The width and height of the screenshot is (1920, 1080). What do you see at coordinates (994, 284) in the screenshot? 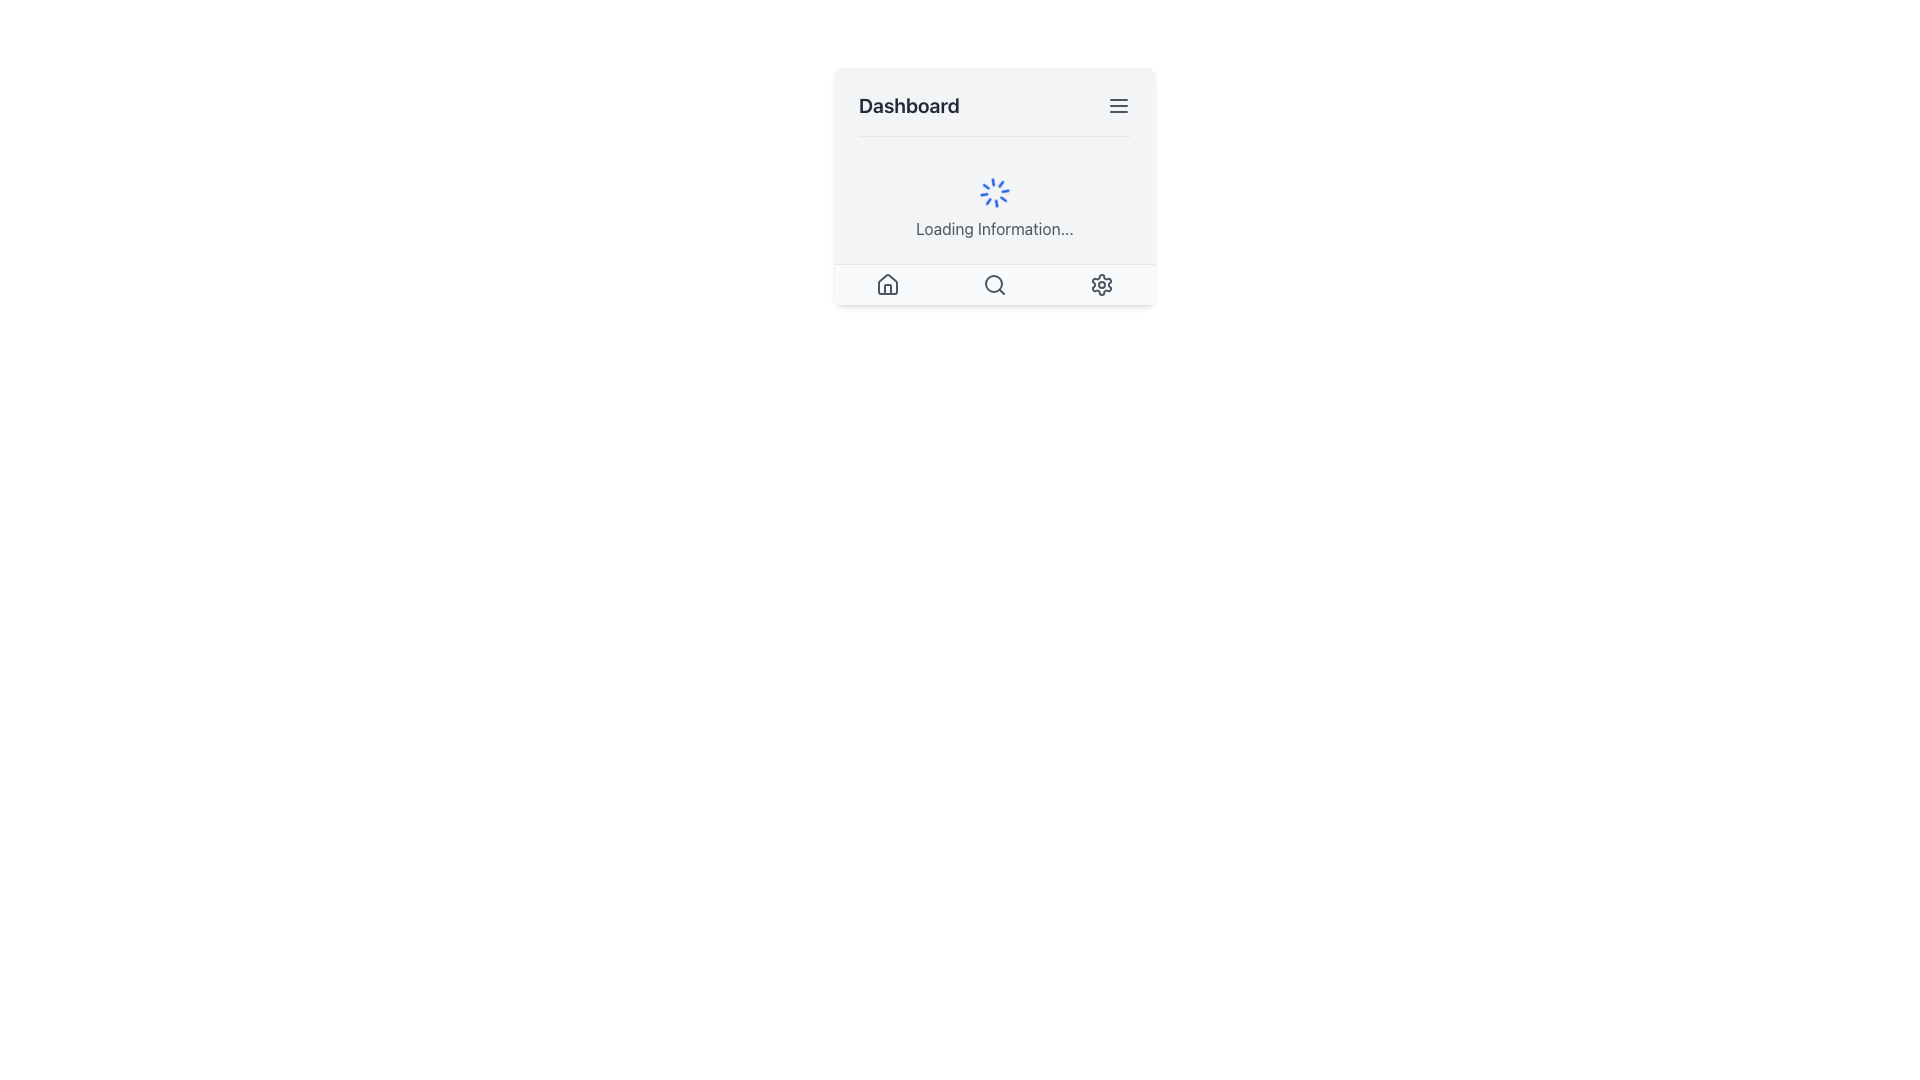
I see `the second icon from the left in the navigation bar located at the bottom of the card, just below the text 'Loading Information...', for additional visual feedback` at bounding box center [994, 284].